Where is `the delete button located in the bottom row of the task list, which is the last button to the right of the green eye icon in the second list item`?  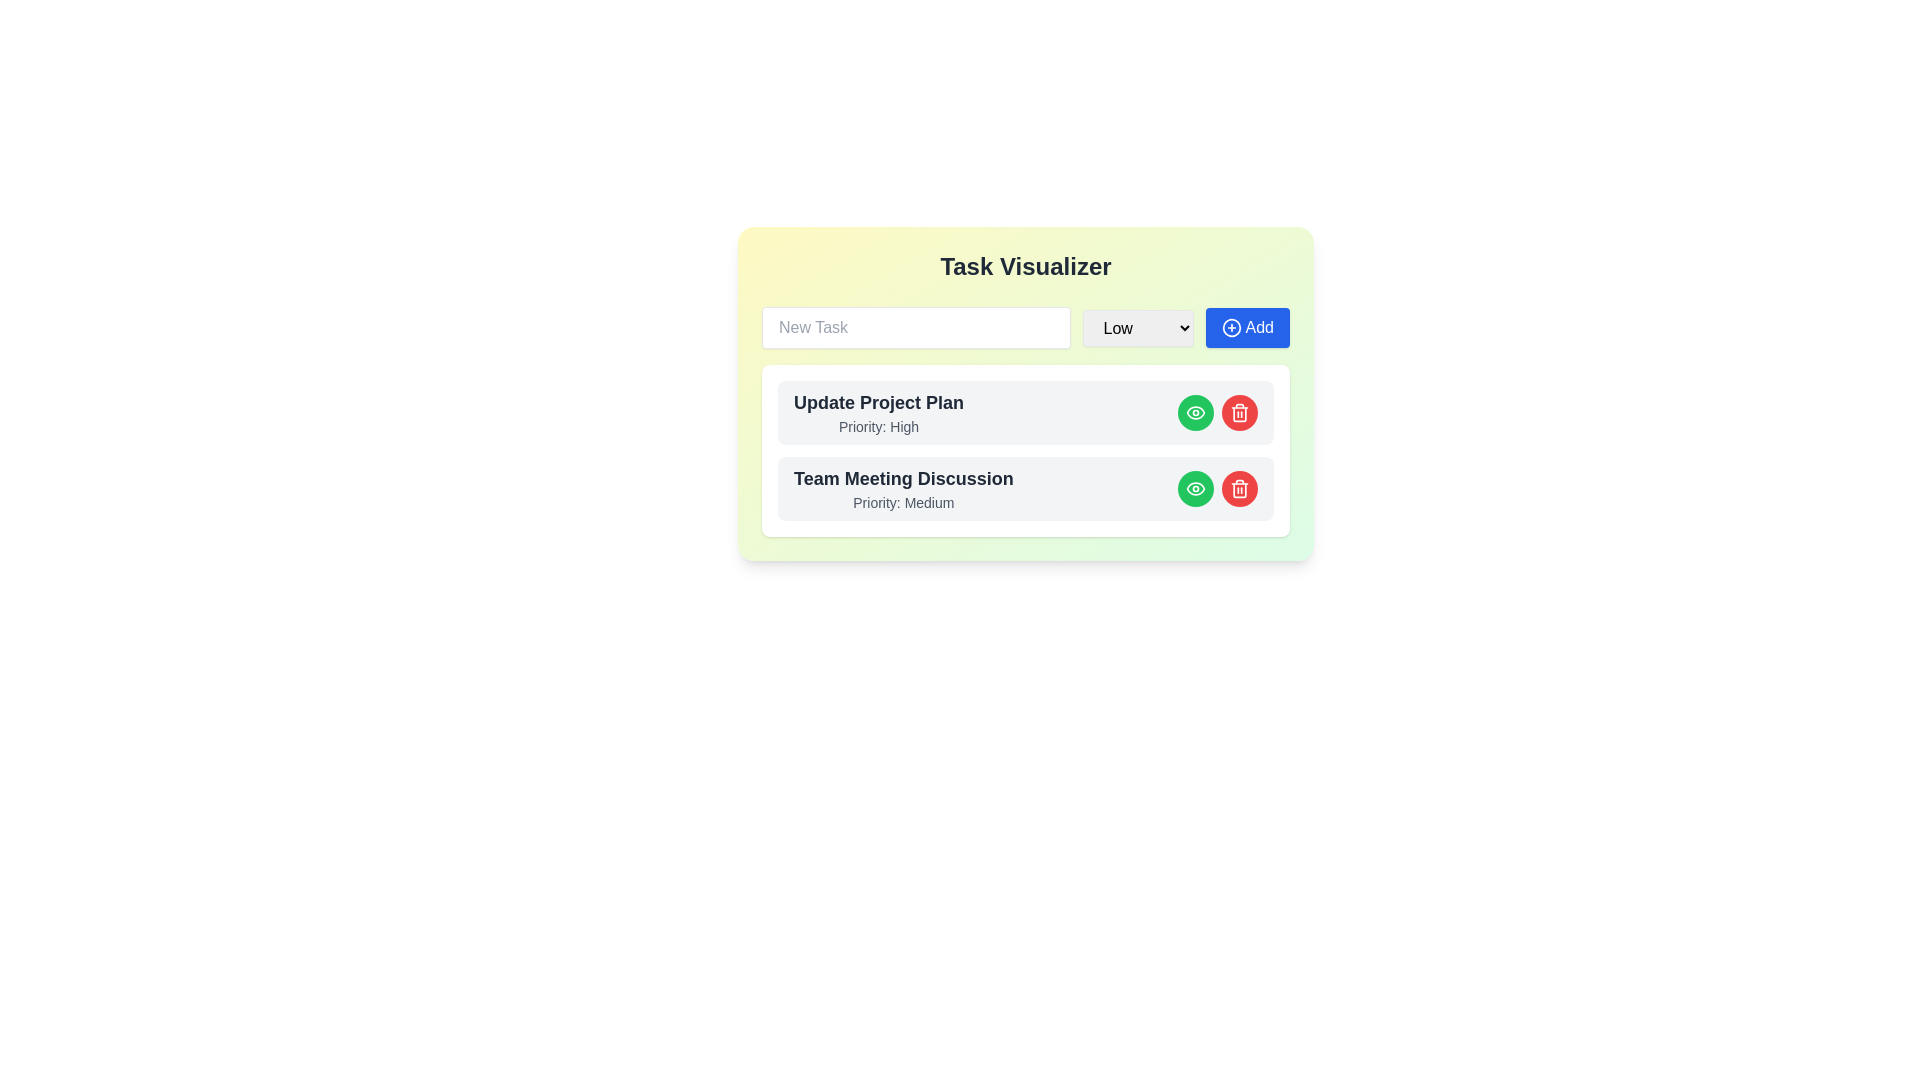
the delete button located in the bottom row of the task list, which is the last button to the right of the green eye icon in the second list item is located at coordinates (1238, 489).